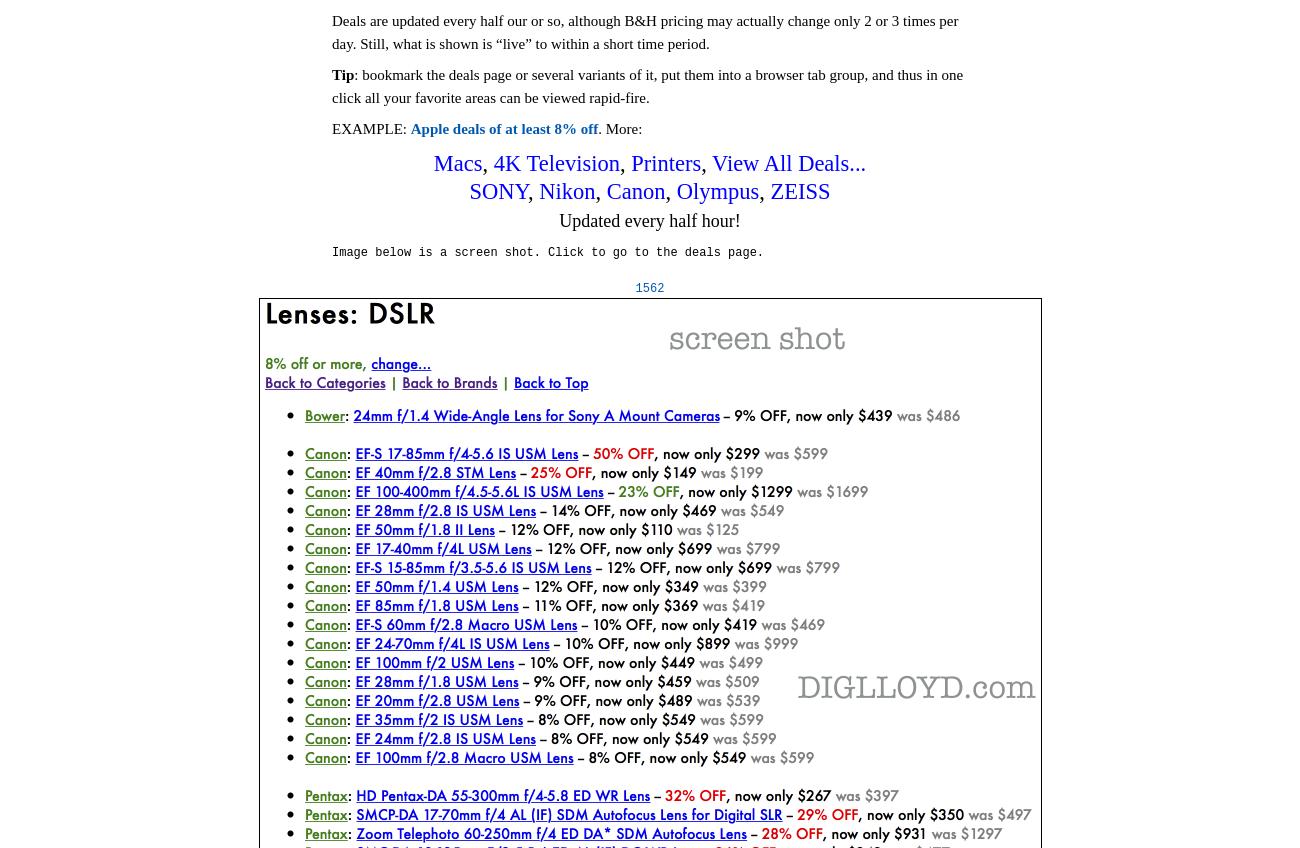 This screenshot has height=848, width=1300. What do you see at coordinates (619, 127) in the screenshot?
I see `'. More:'` at bounding box center [619, 127].